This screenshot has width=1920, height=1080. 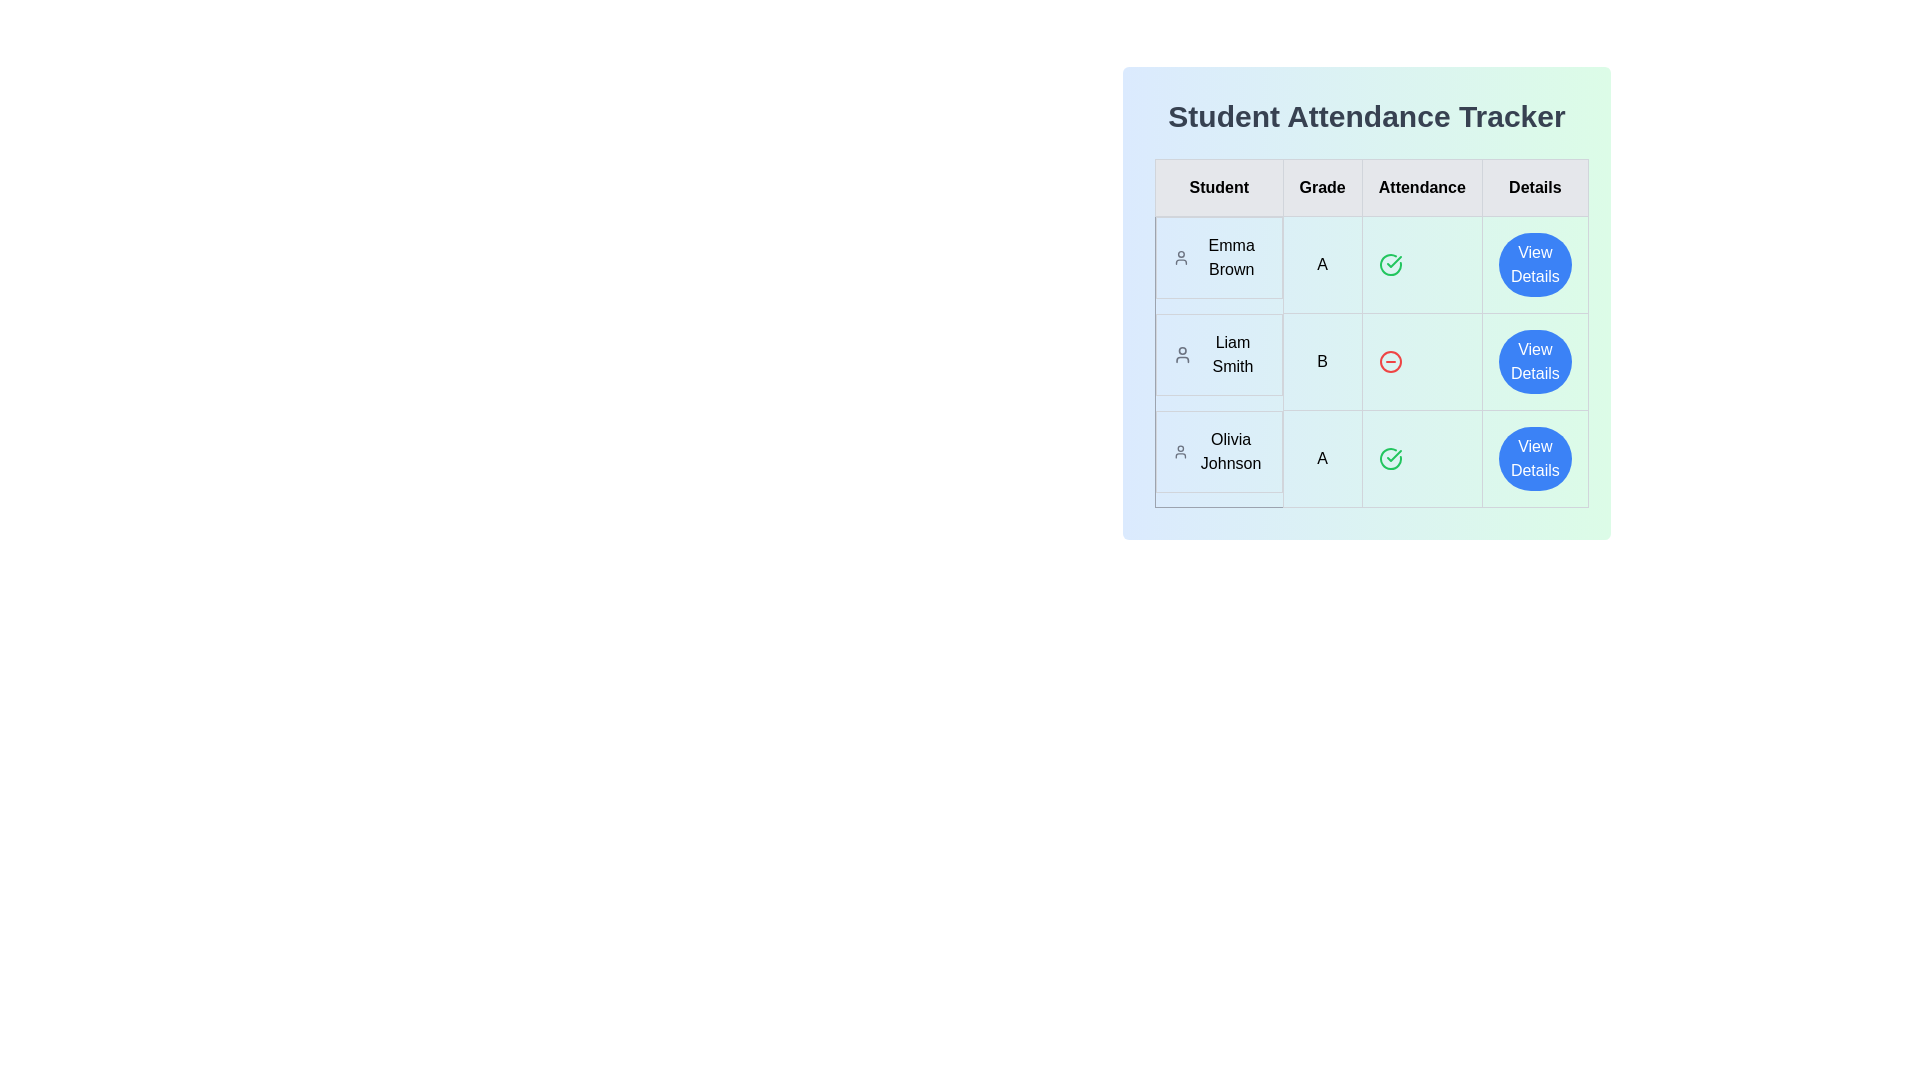 I want to click on 'View Details' button for the student Emma Brown, so click(x=1534, y=264).